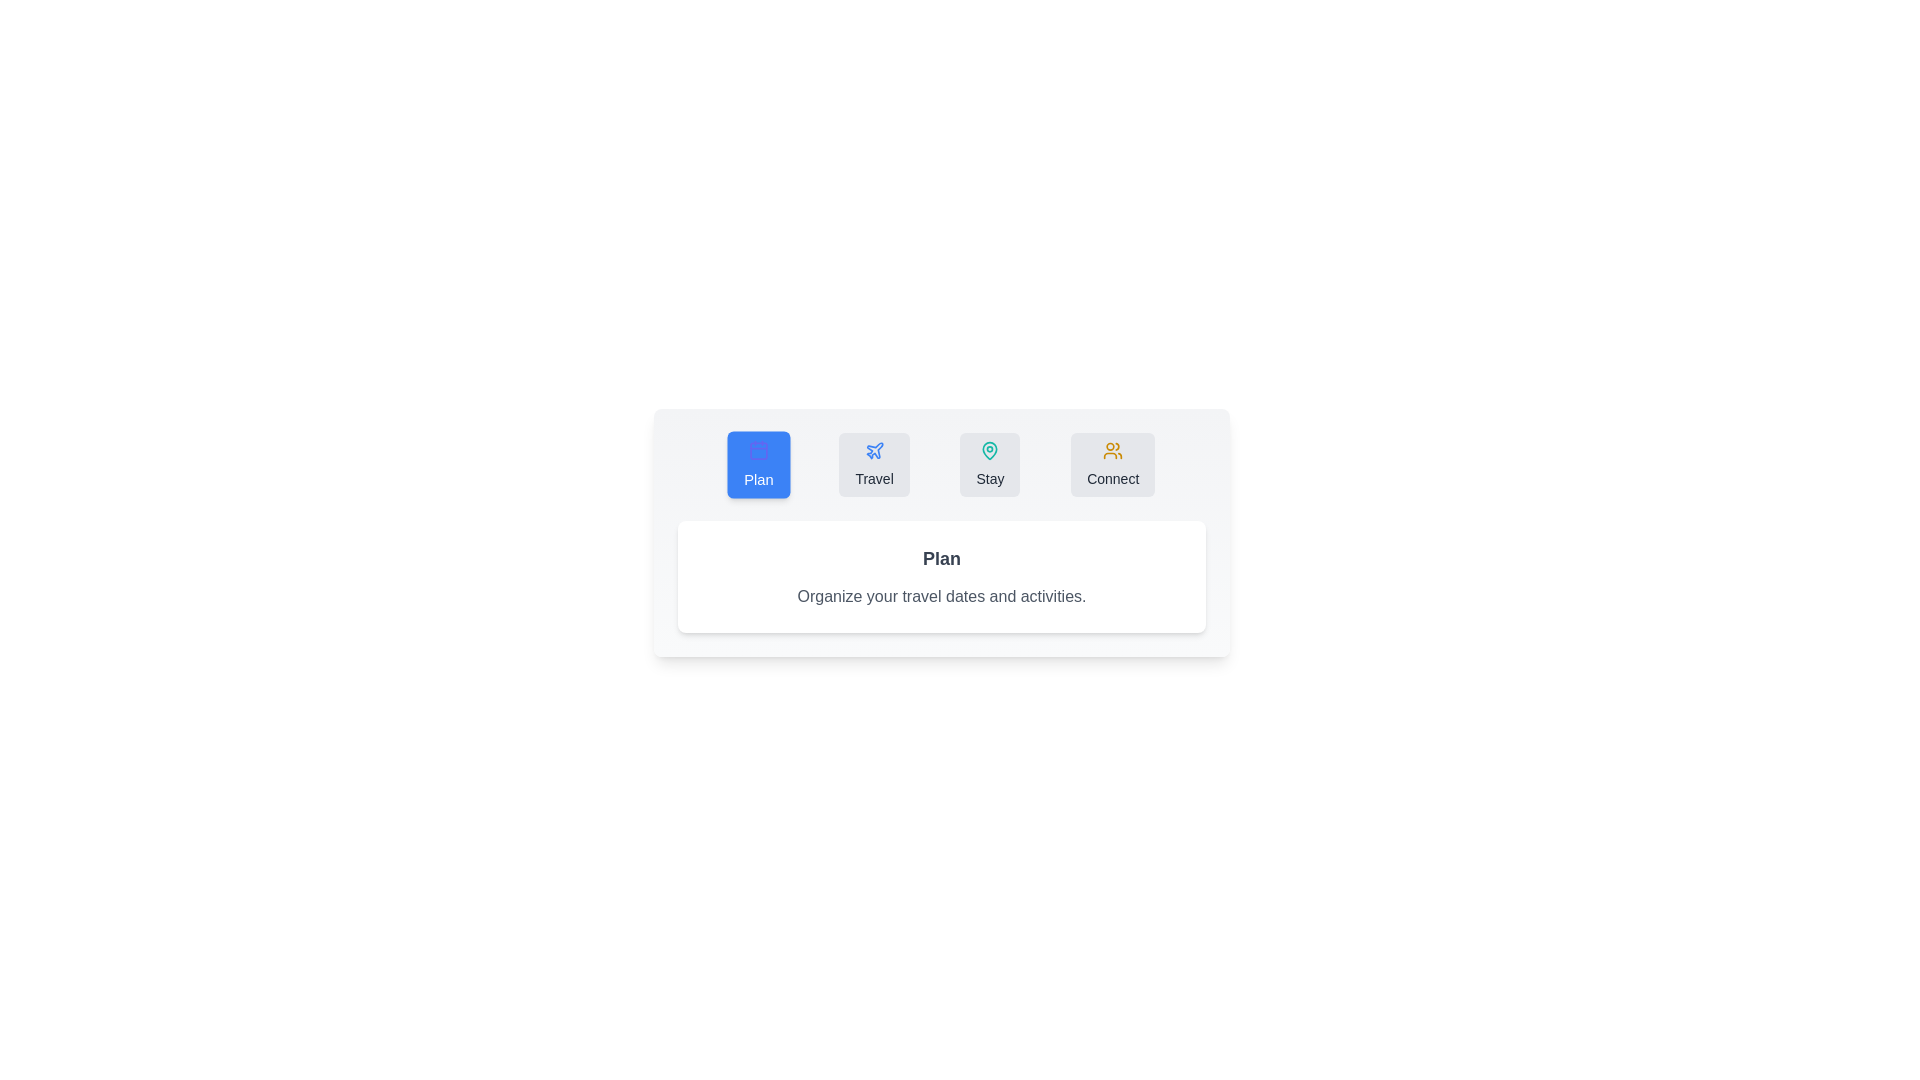 The height and width of the screenshot is (1080, 1920). Describe the element at coordinates (990, 465) in the screenshot. I see `the tab labeled 'Stay' to preview its hover state` at that location.